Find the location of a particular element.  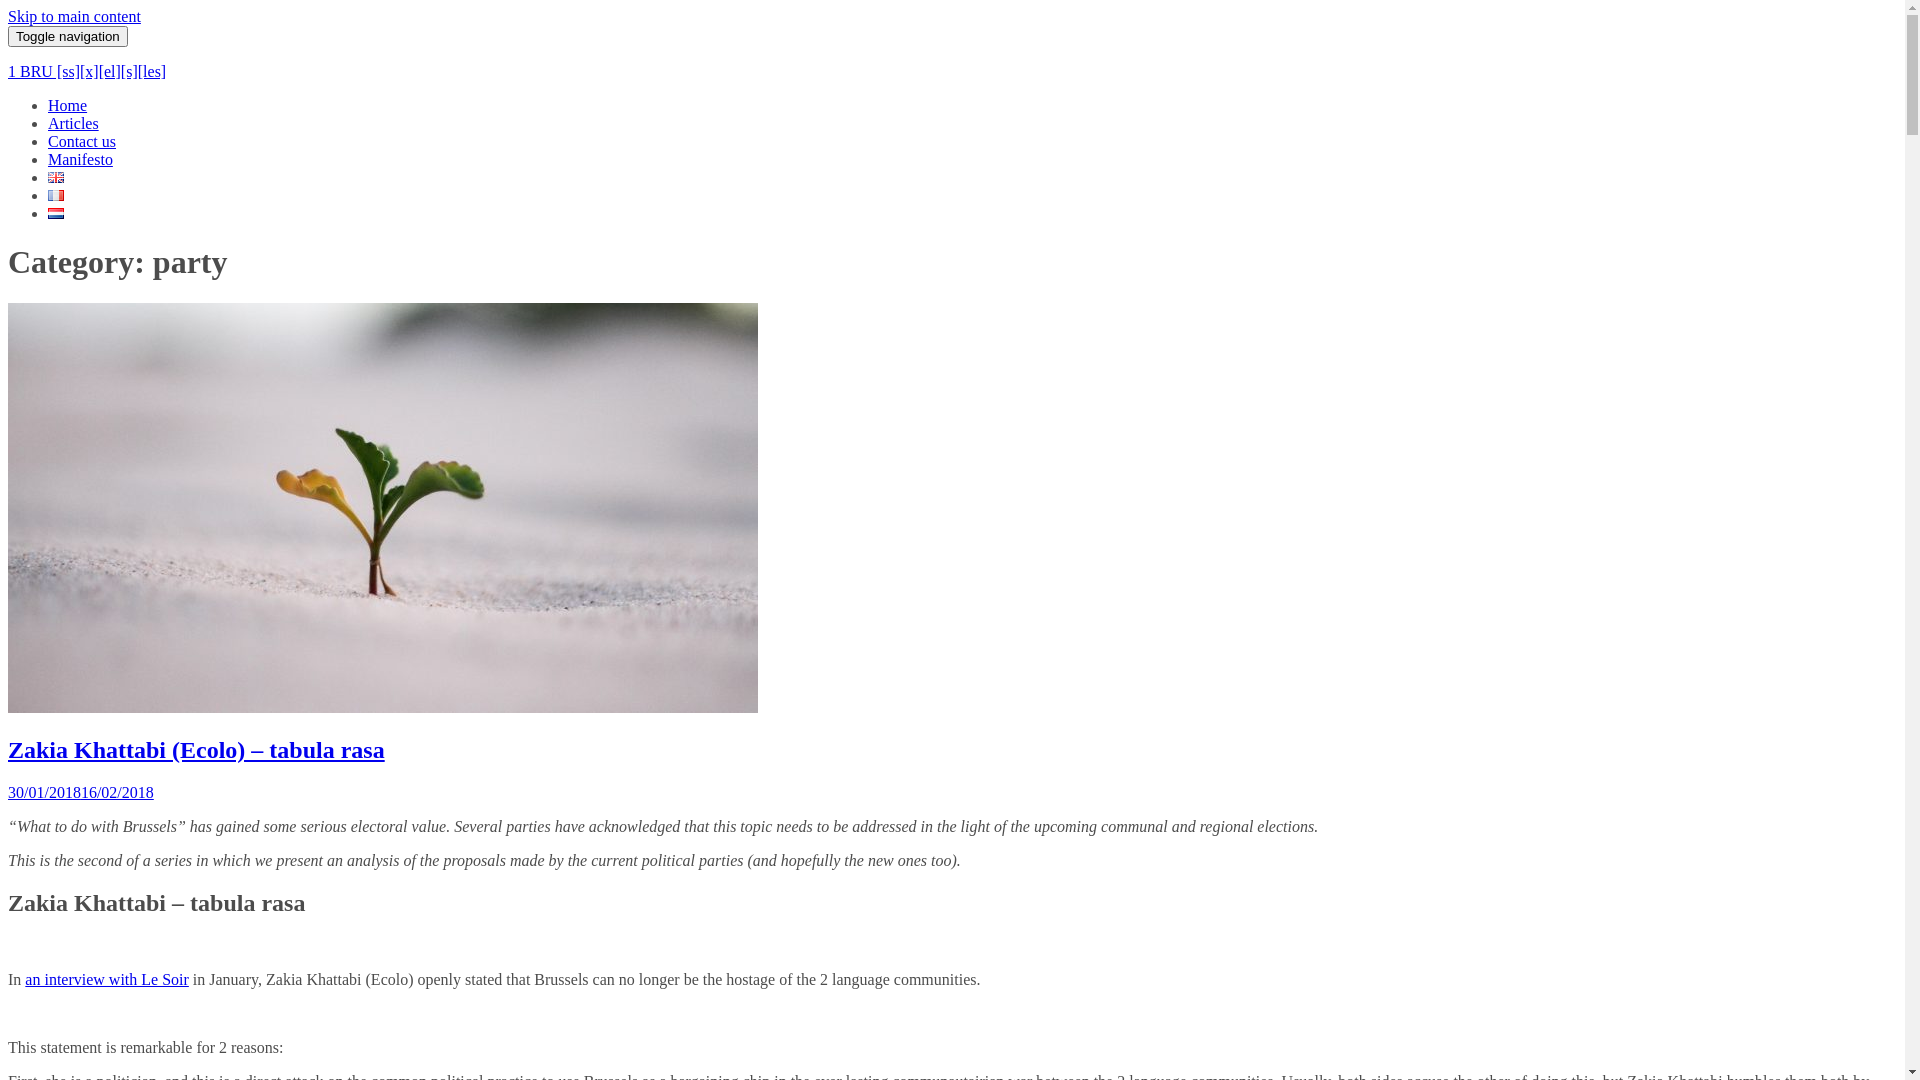

'Skip to main content' is located at coordinates (74, 16).